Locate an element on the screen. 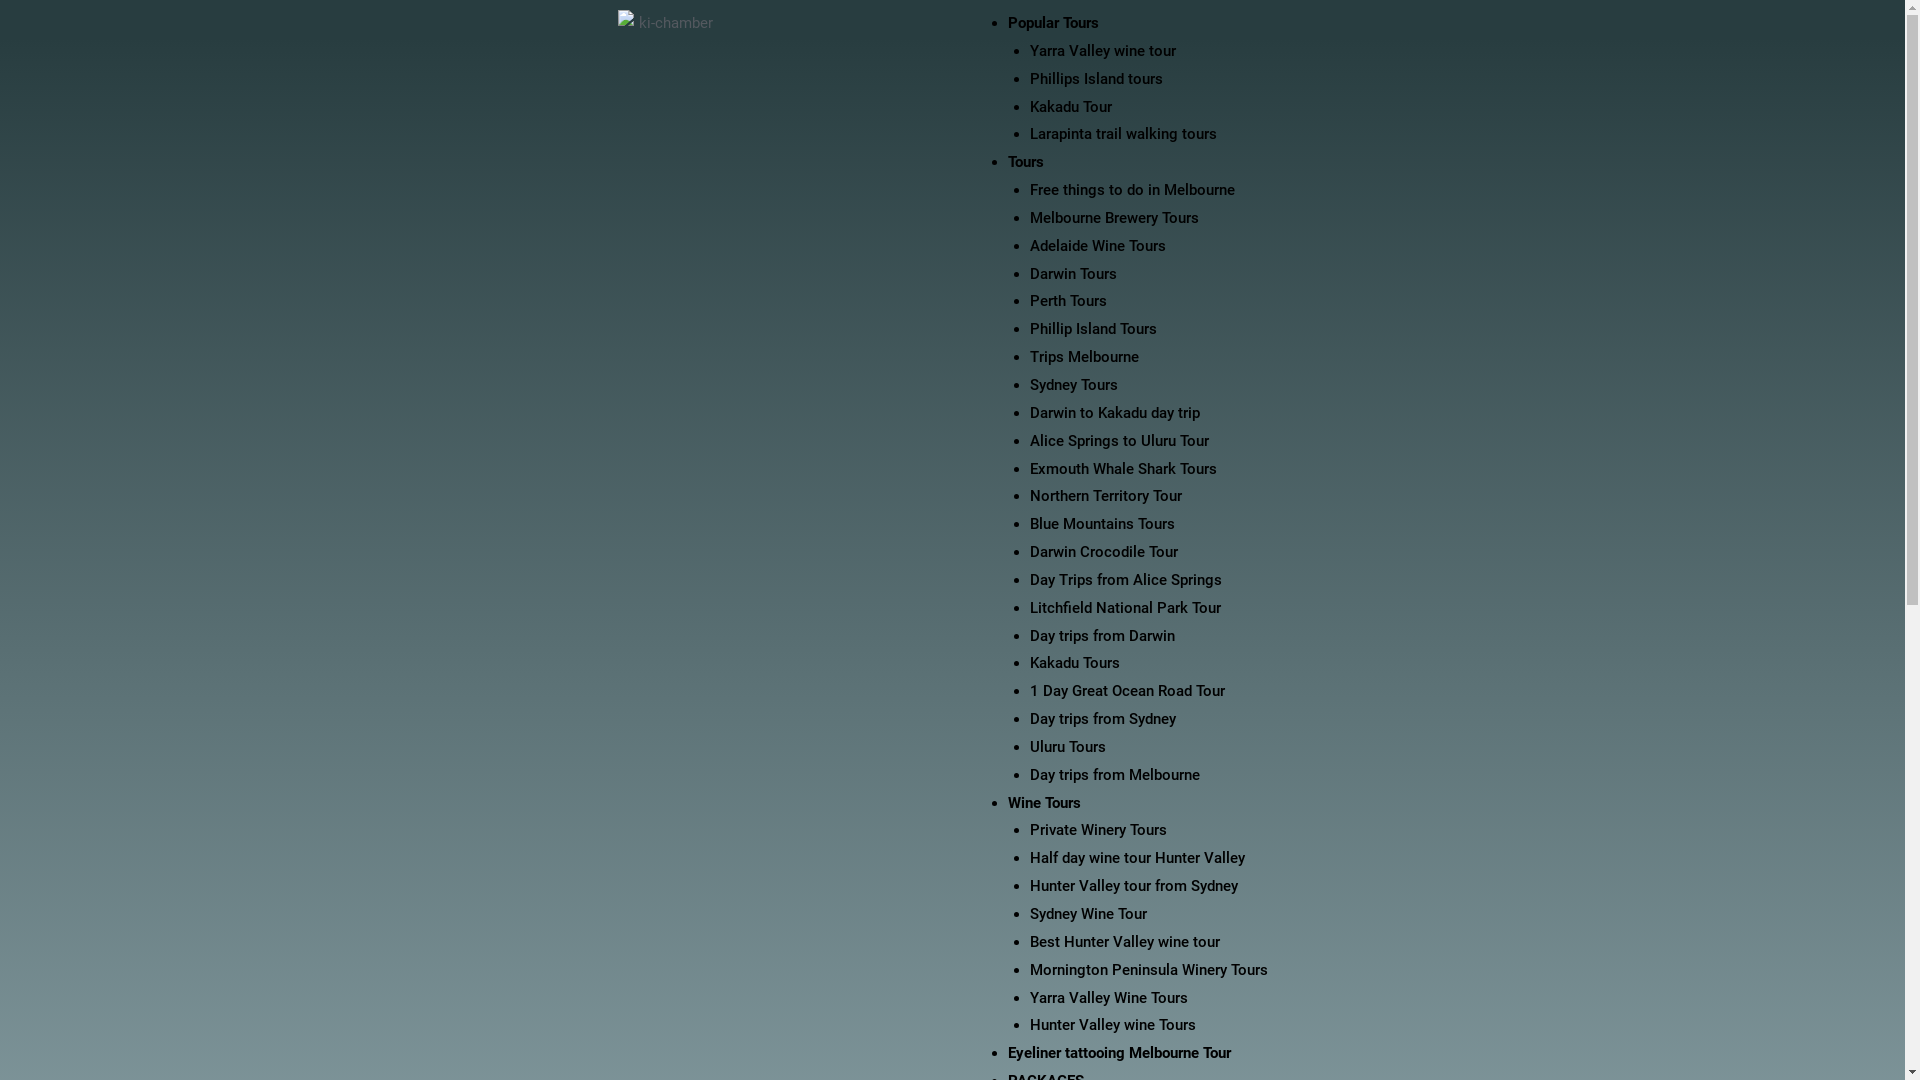 Image resolution: width=1920 pixels, height=1080 pixels. 'Phillips Island tours' is located at coordinates (1095, 77).